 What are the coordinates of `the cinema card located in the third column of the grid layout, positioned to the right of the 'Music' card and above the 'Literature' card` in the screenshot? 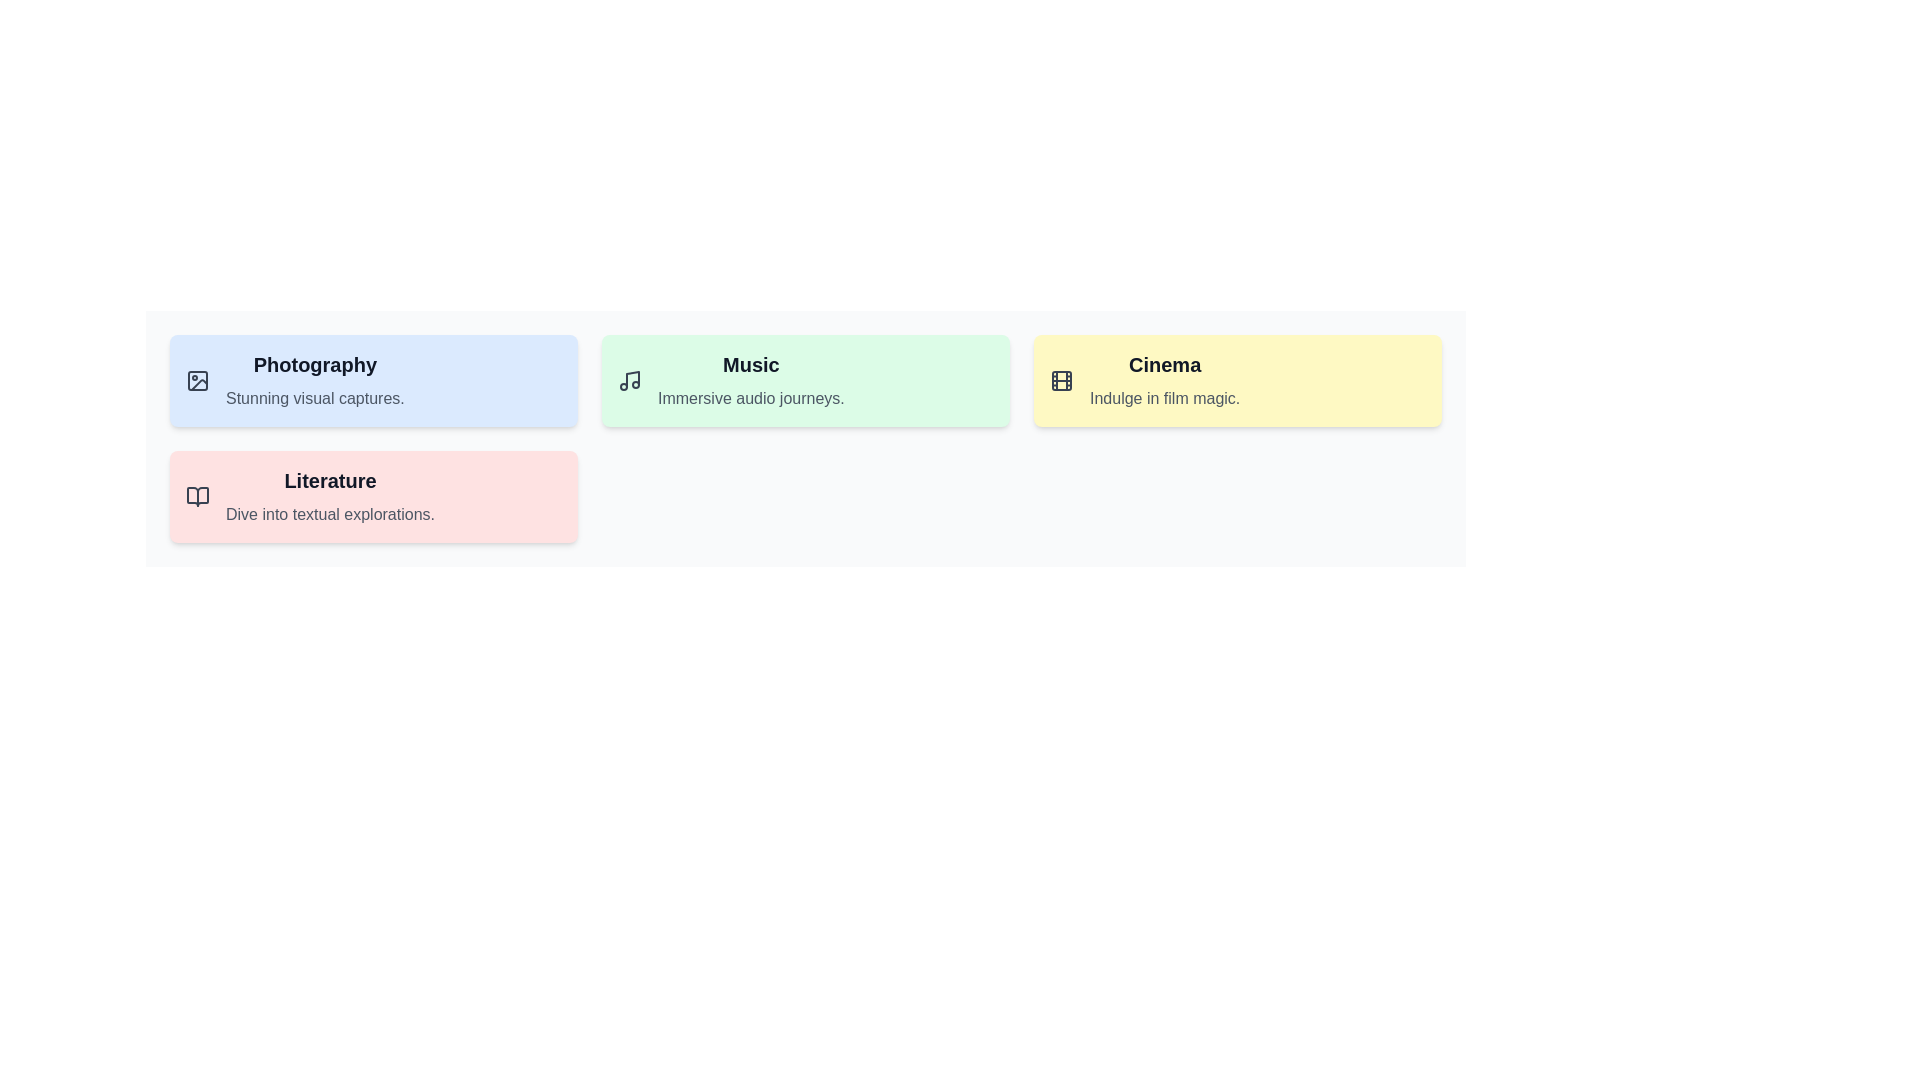 It's located at (1237, 381).